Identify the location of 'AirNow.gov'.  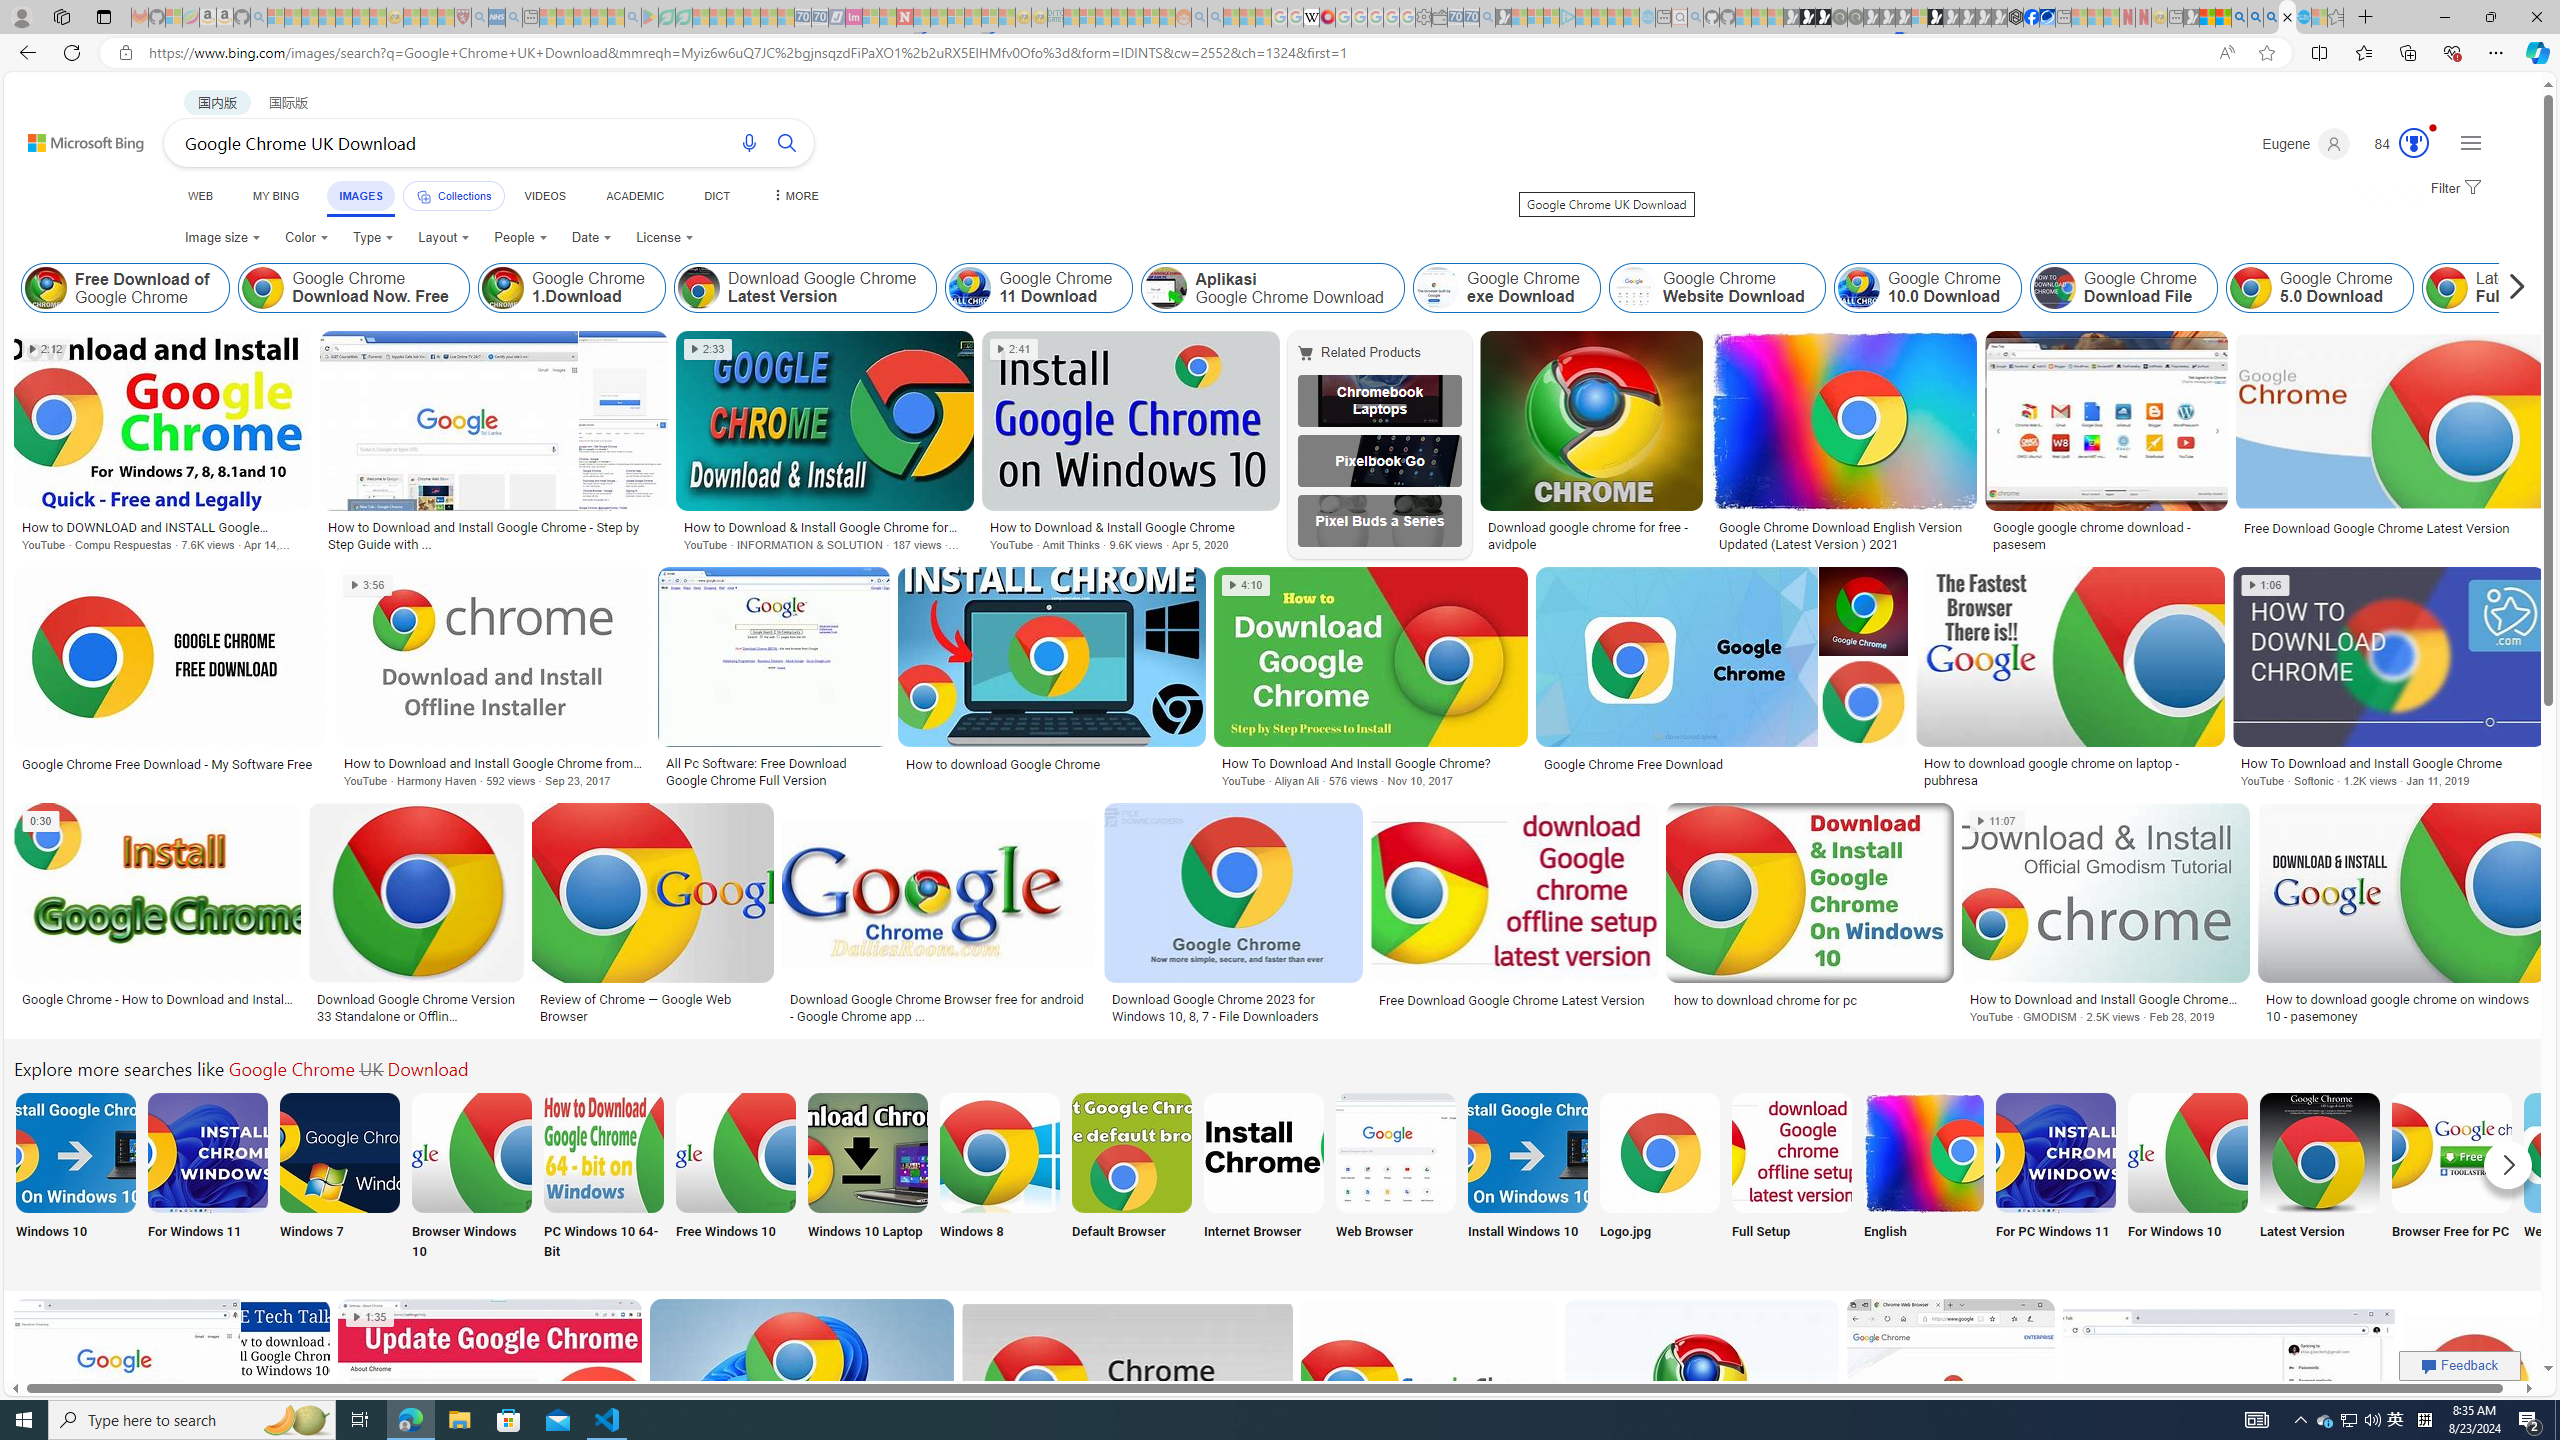
(2046, 16).